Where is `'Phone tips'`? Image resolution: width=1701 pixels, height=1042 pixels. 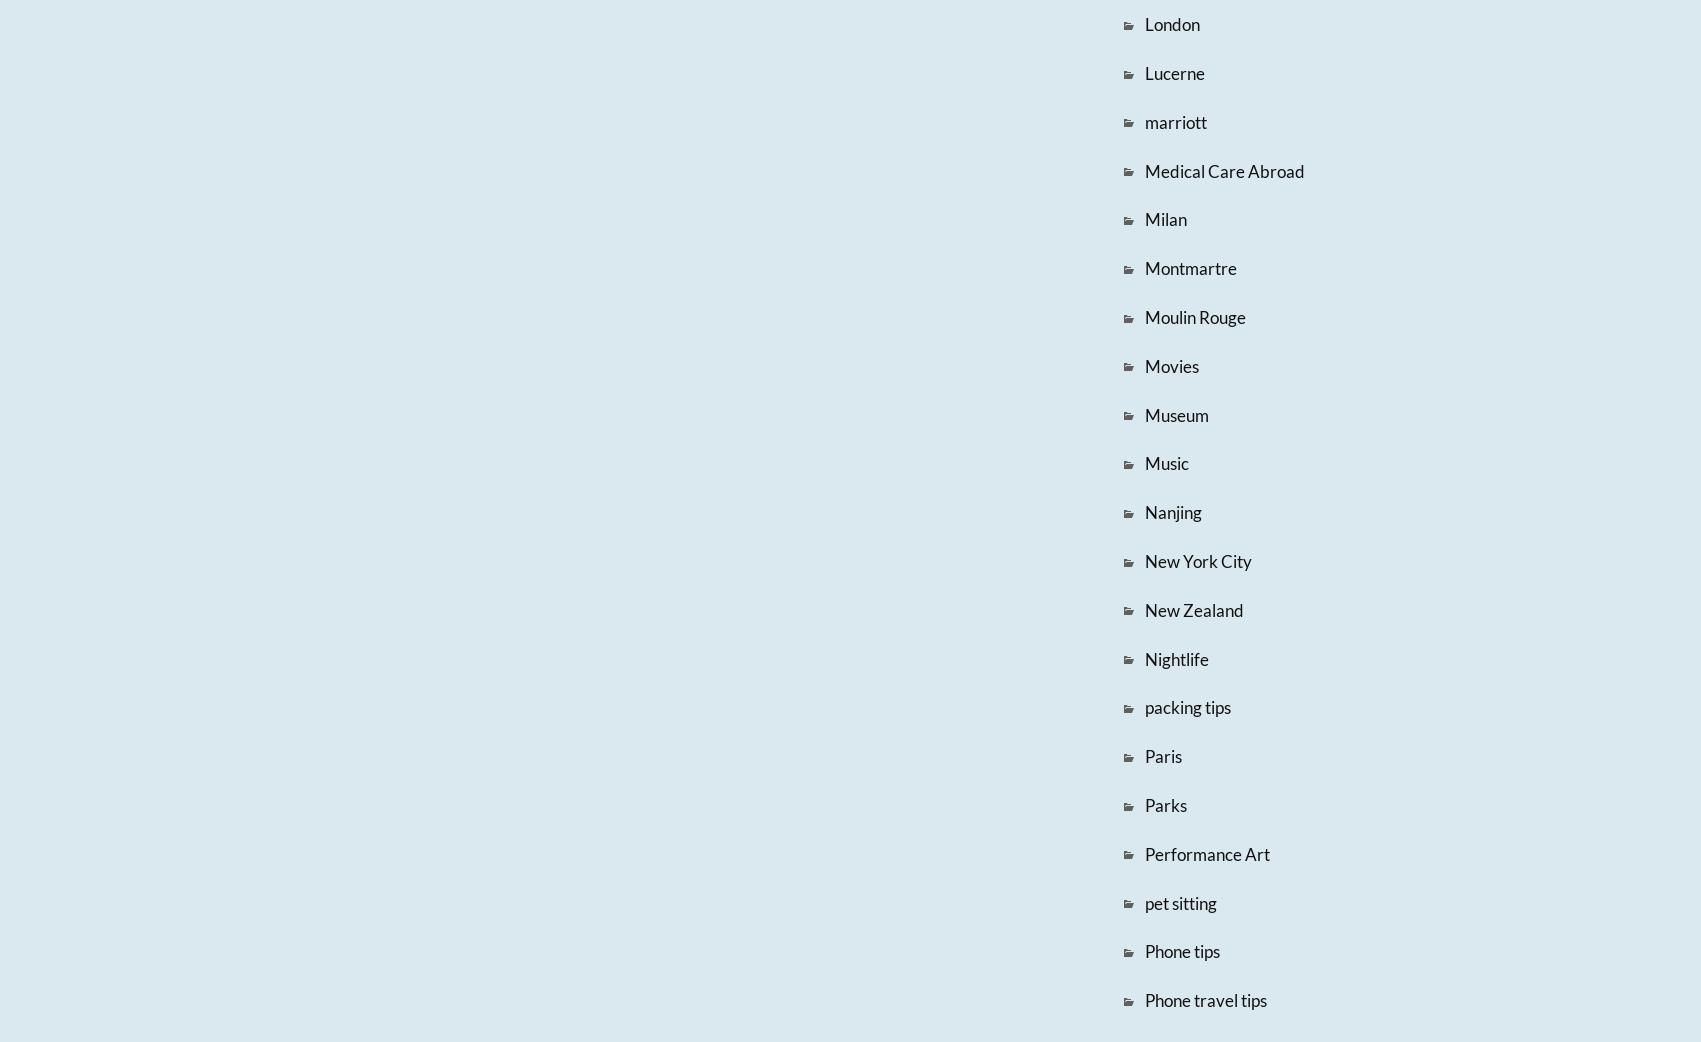 'Phone tips' is located at coordinates (1180, 950).